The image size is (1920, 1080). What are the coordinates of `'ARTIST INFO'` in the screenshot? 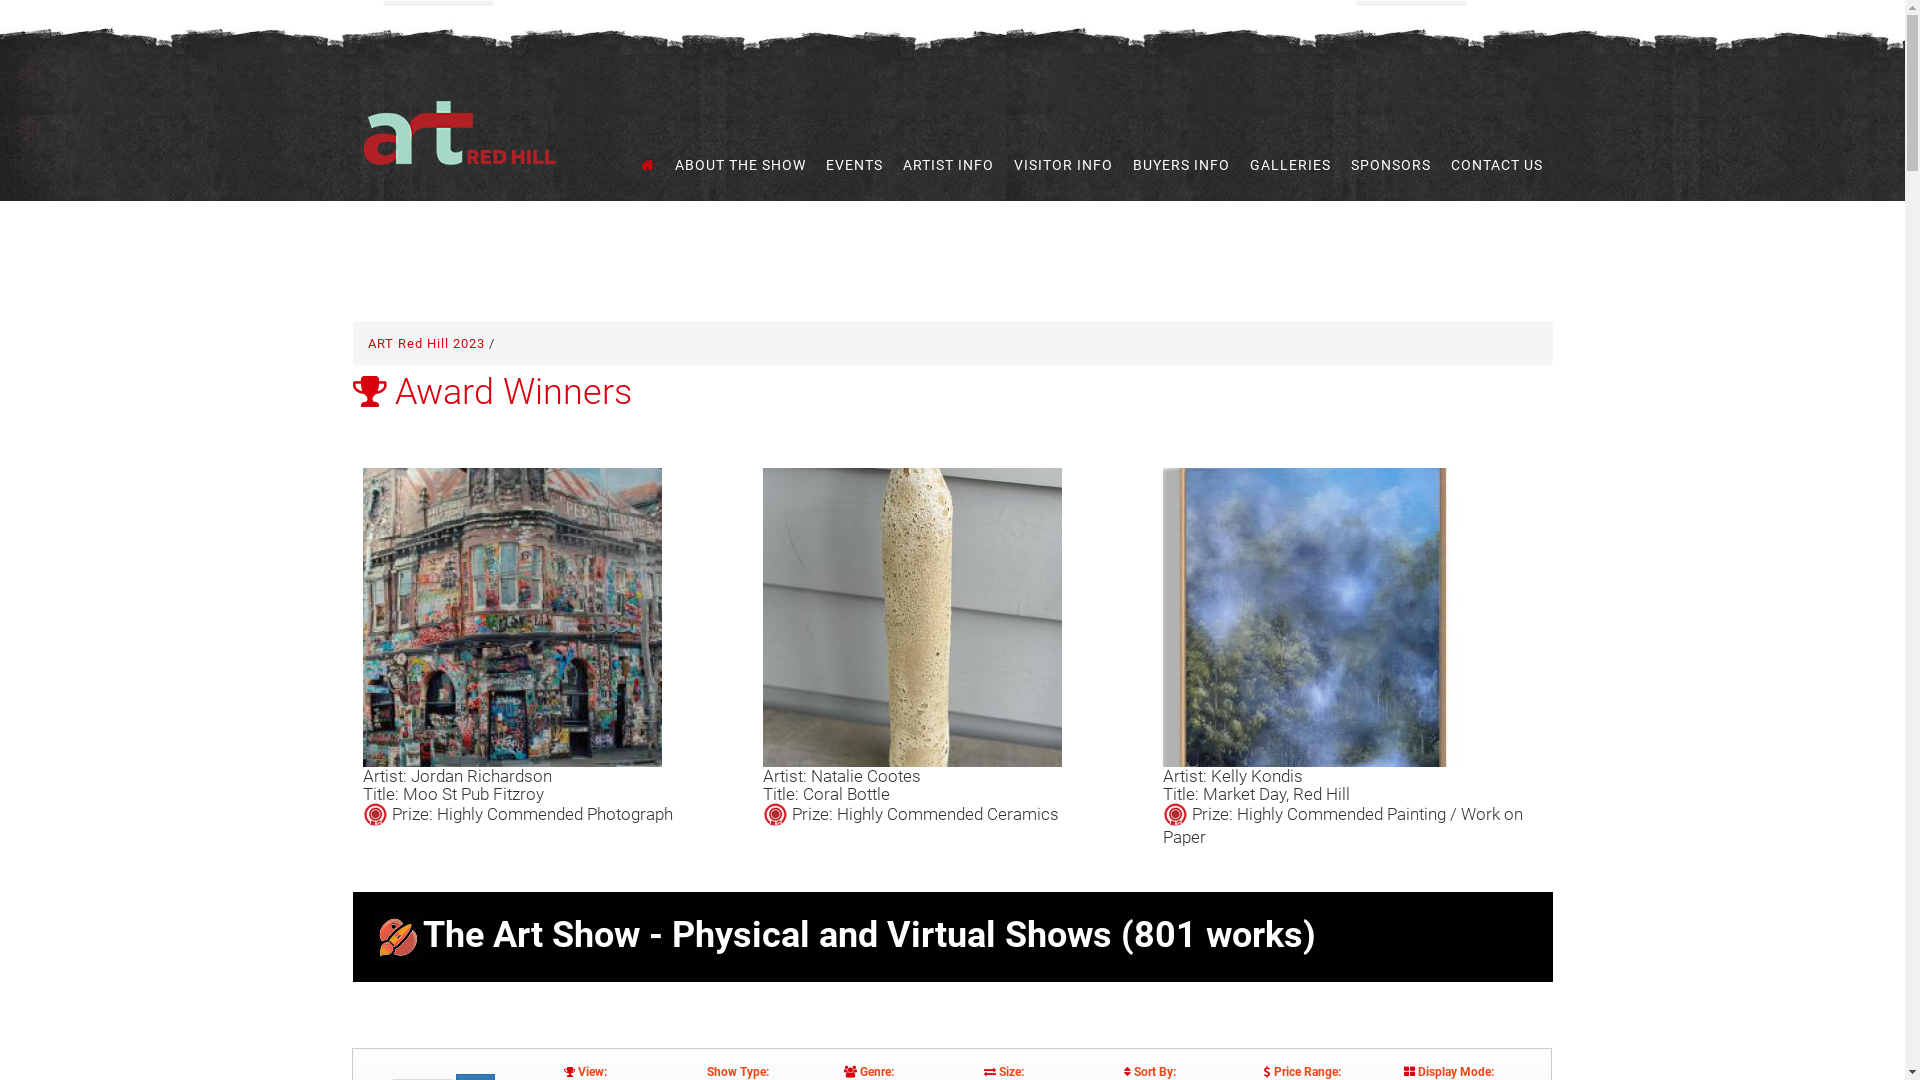 It's located at (947, 164).